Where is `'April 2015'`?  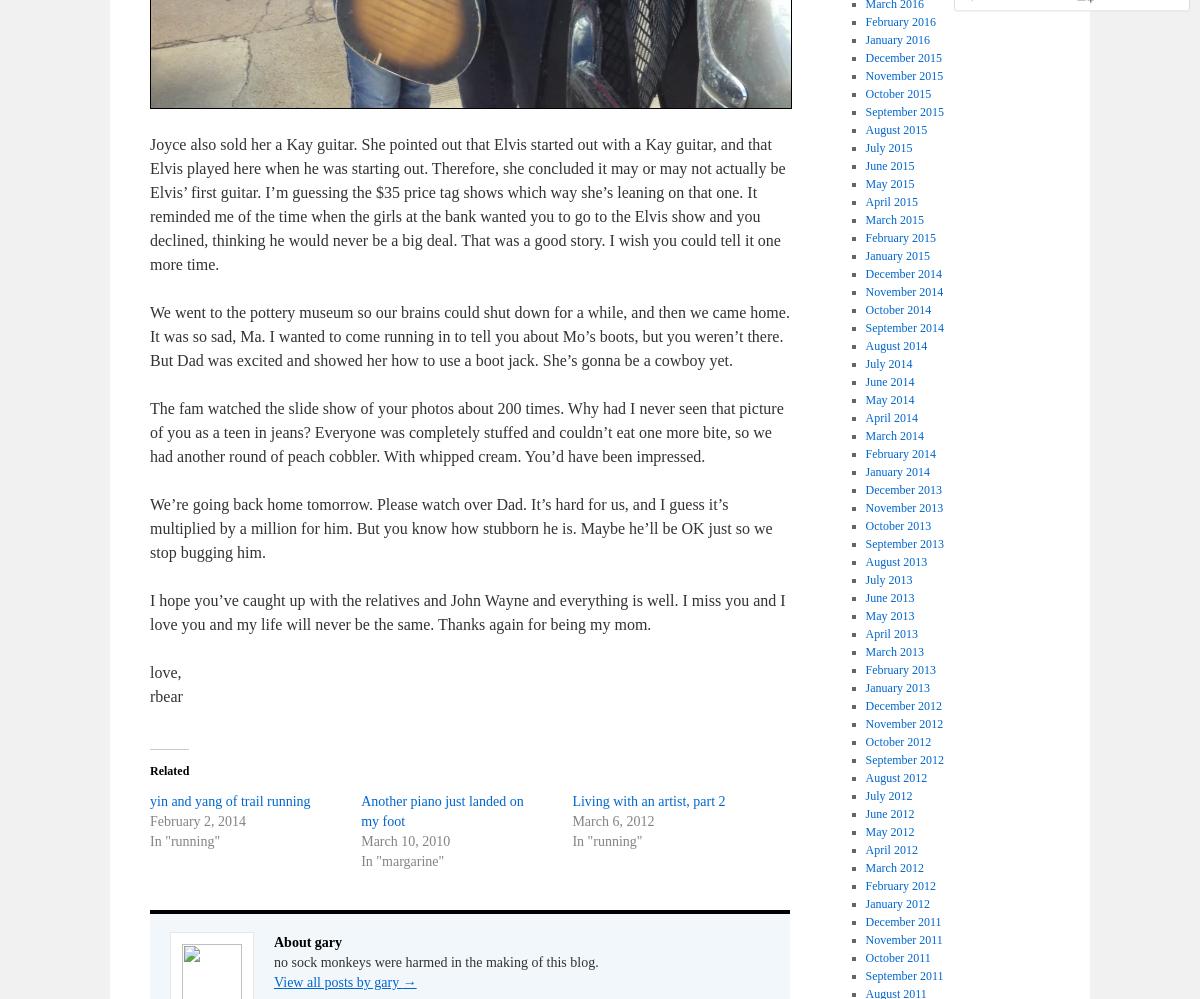
'April 2015' is located at coordinates (890, 200).